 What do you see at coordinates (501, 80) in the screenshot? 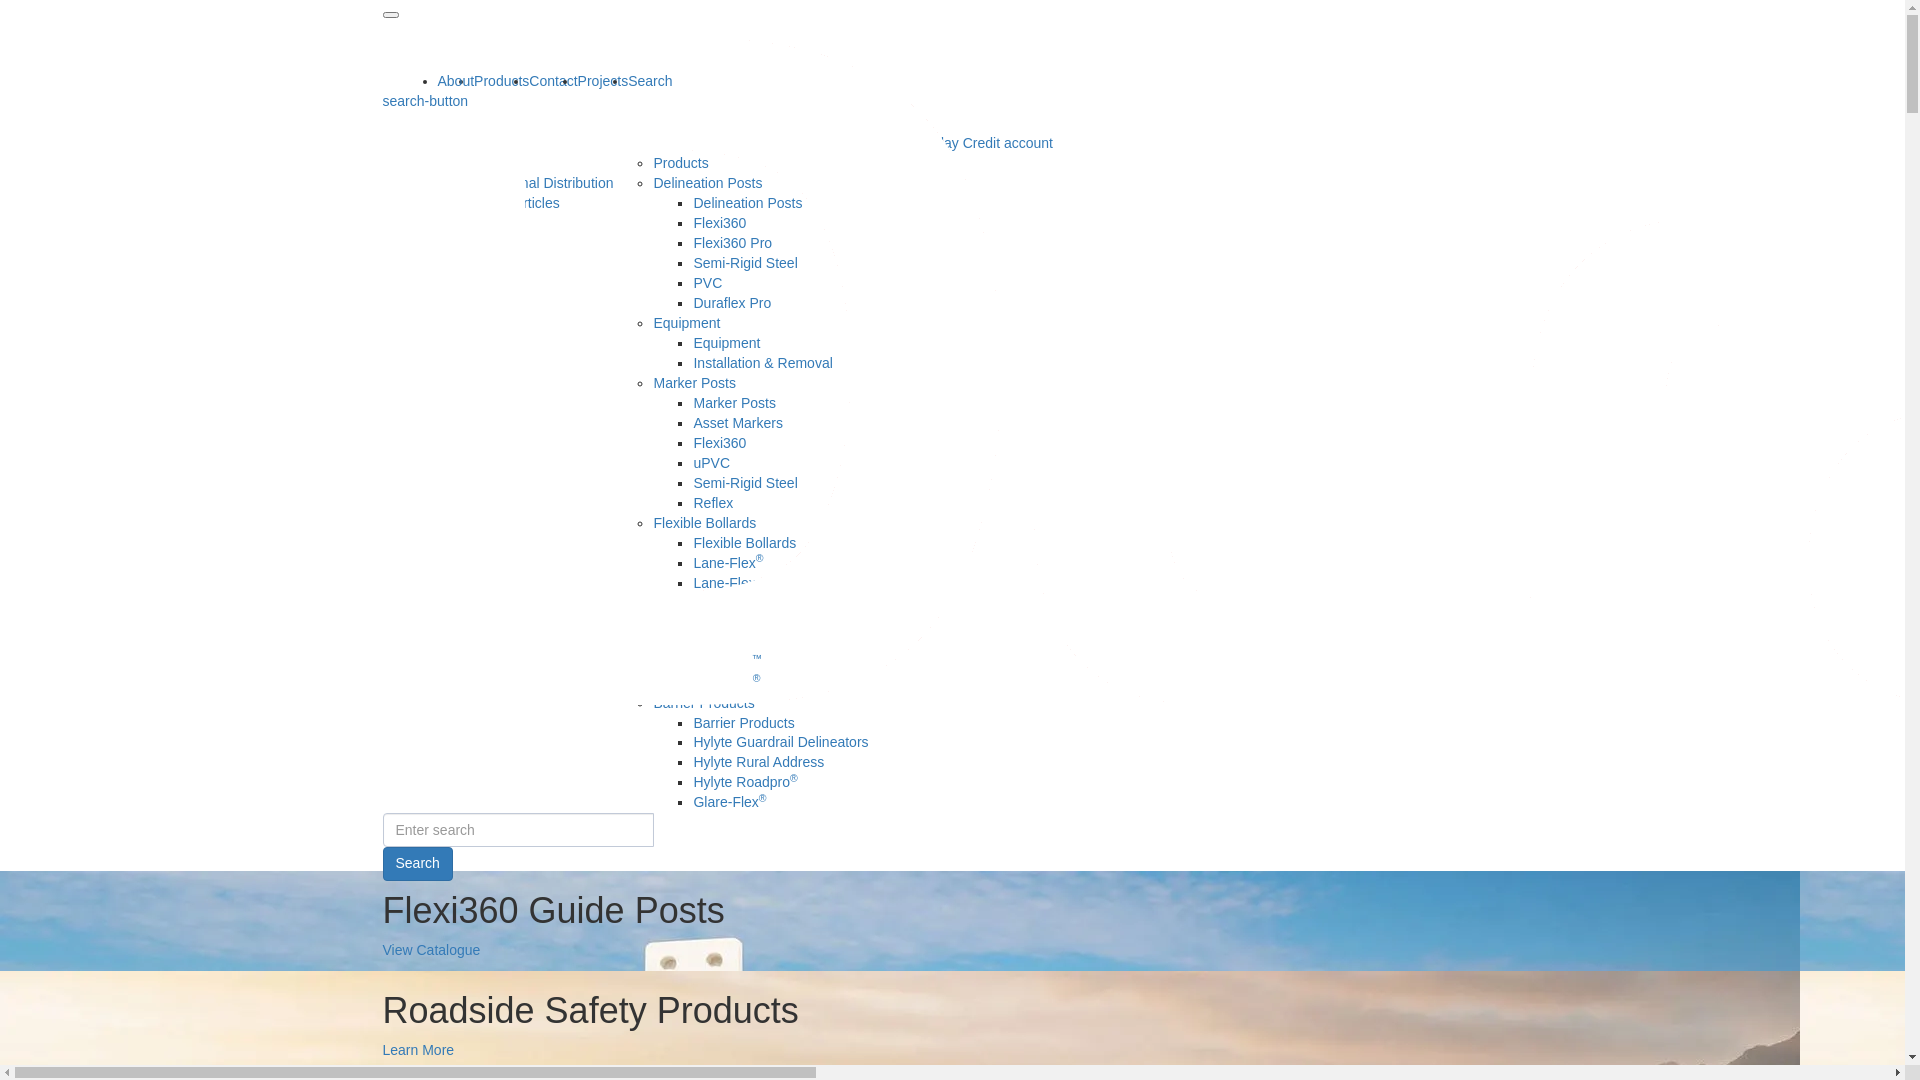
I see `'Products'` at bounding box center [501, 80].